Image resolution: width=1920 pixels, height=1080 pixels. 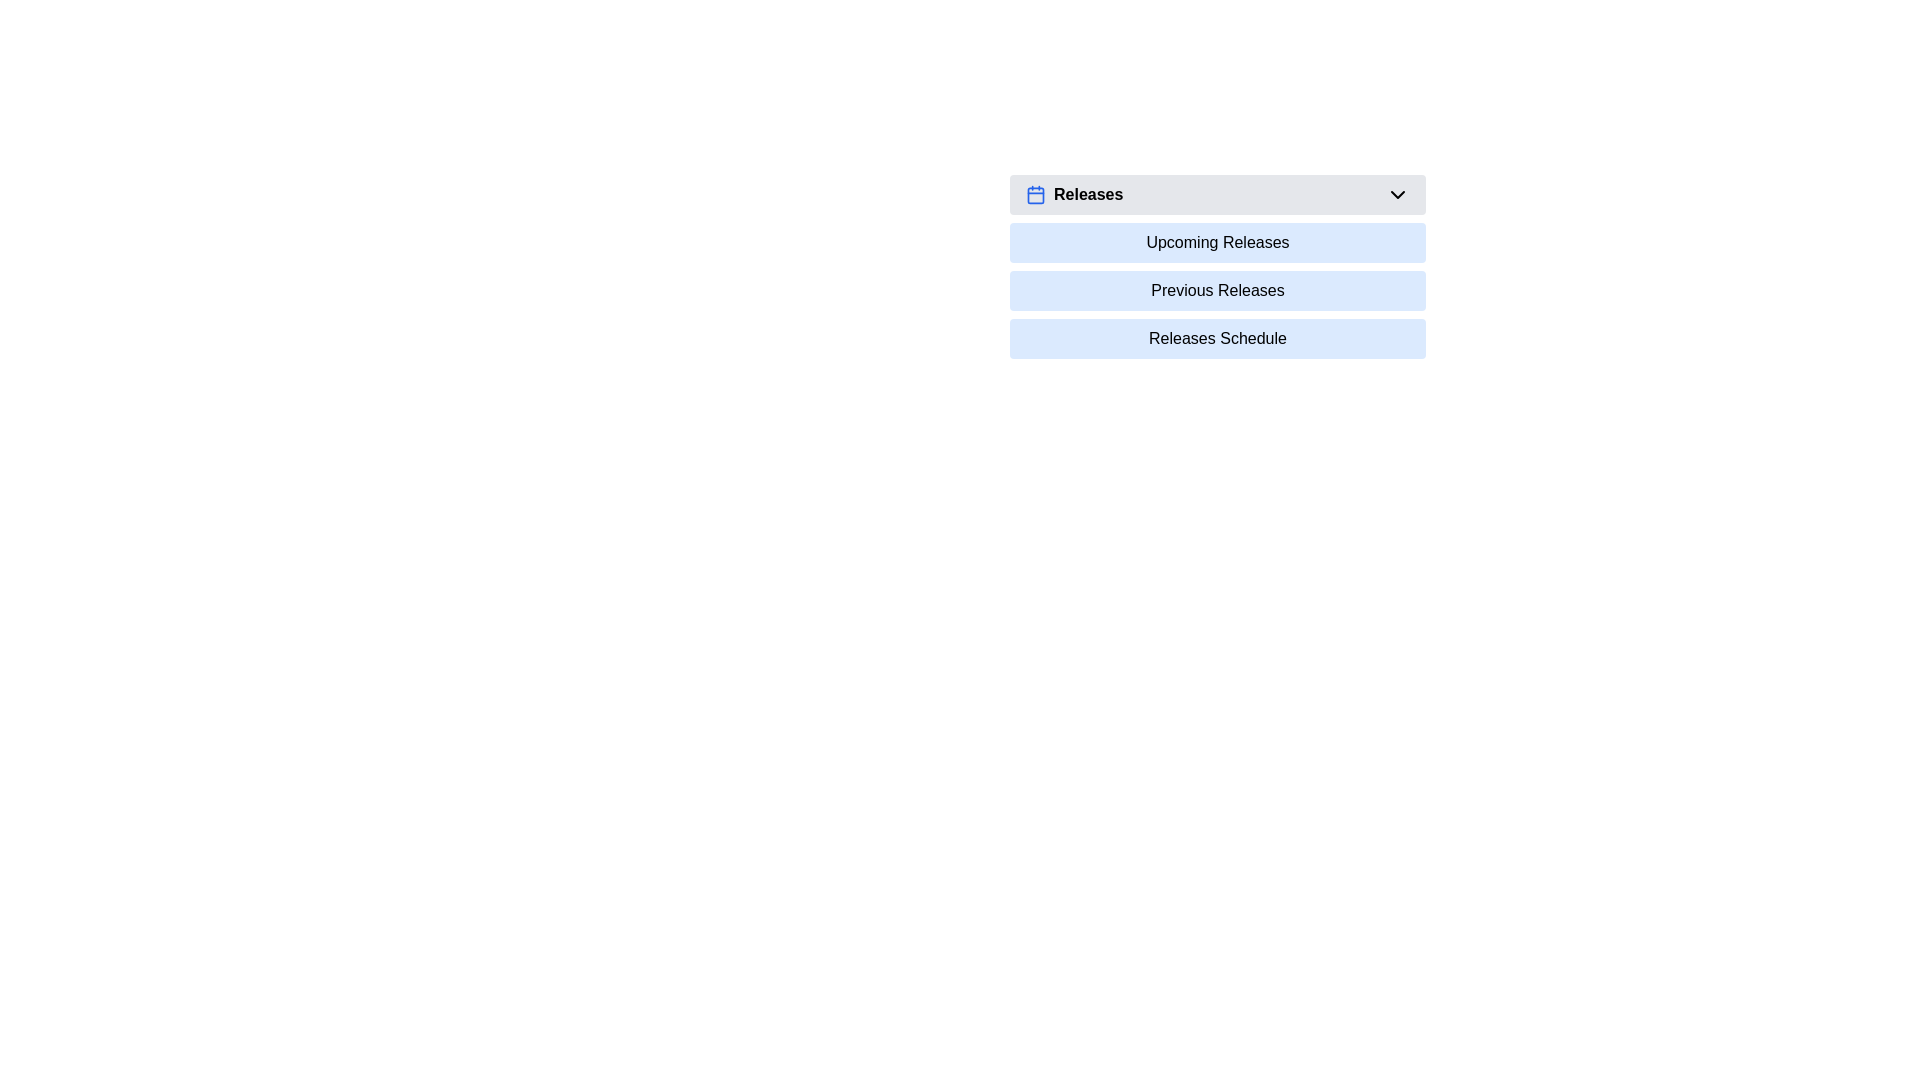 I want to click on the 'Previous Releases' item in the dropdown menu located at the top-left of the modal, so click(x=1217, y=265).